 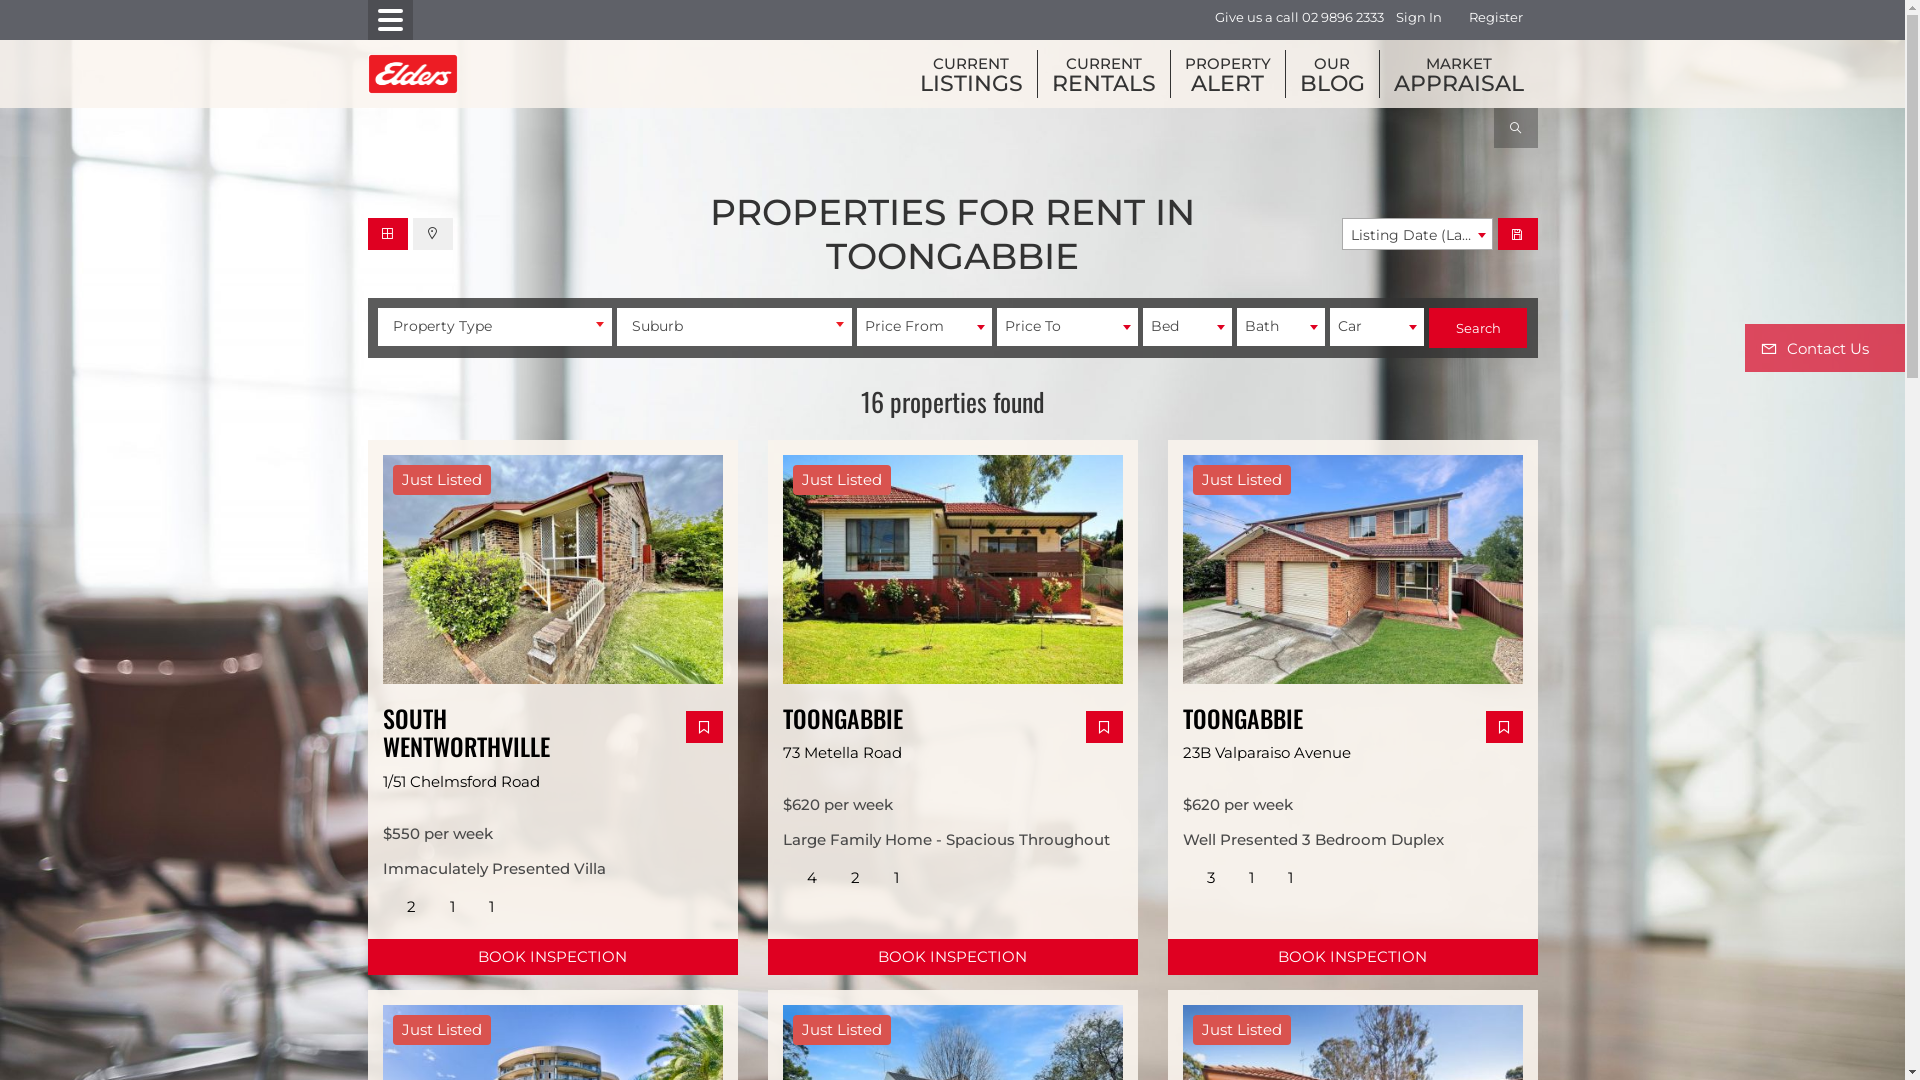 I want to click on 'Register', so click(x=1496, y=18).